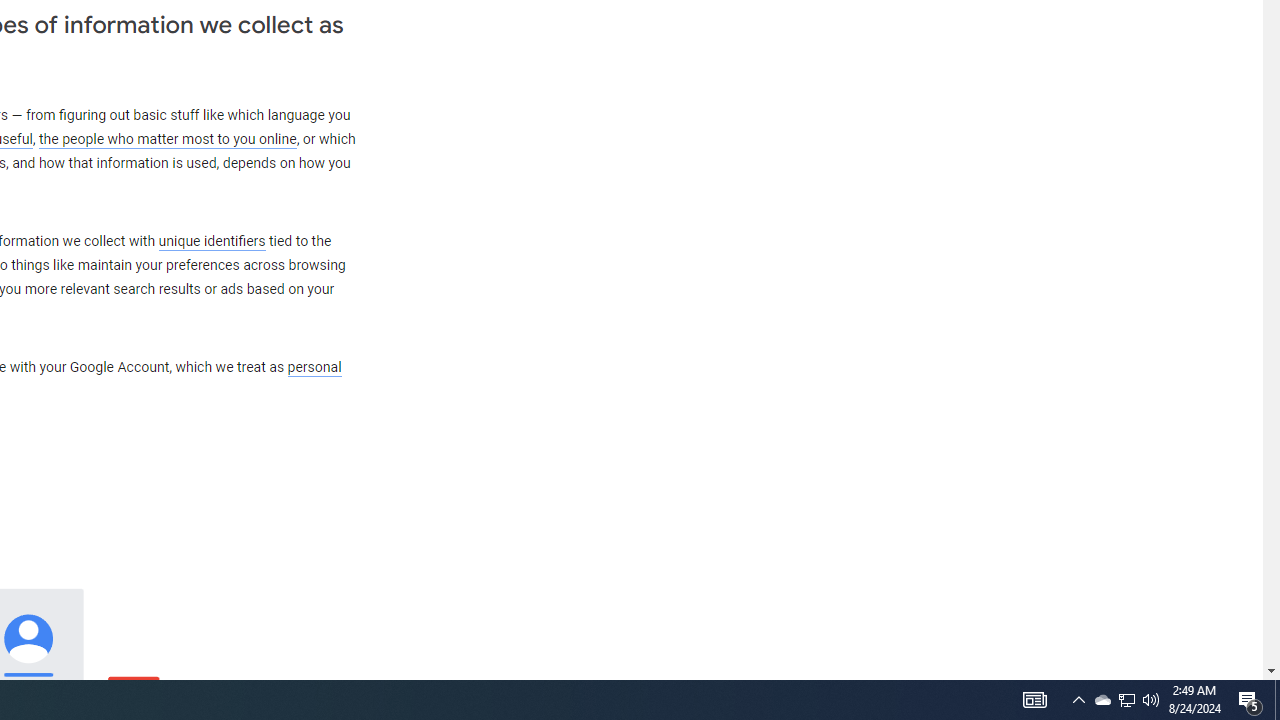 This screenshot has height=720, width=1280. What do you see at coordinates (1078, 698) in the screenshot?
I see `'Notification Chevron'` at bounding box center [1078, 698].